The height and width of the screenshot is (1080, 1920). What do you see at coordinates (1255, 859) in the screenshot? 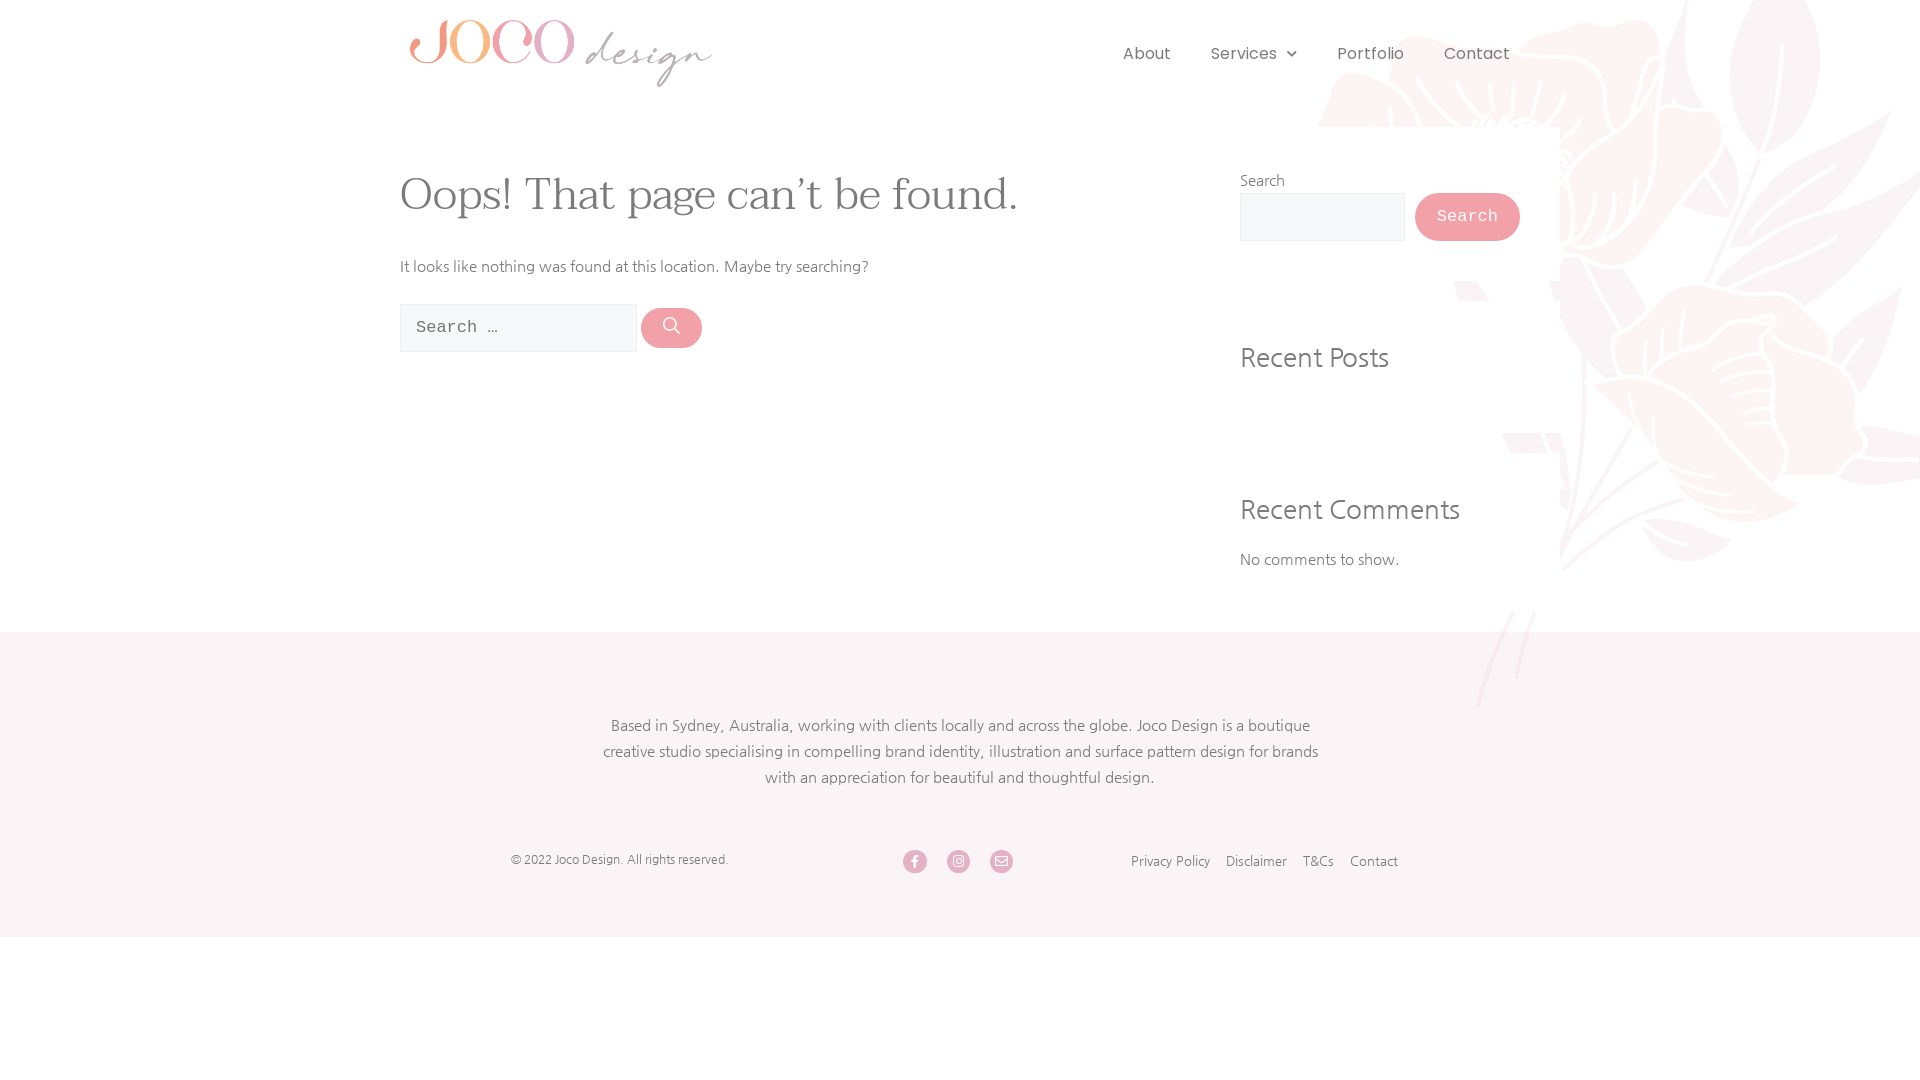
I see `'Disclaimer'` at bounding box center [1255, 859].